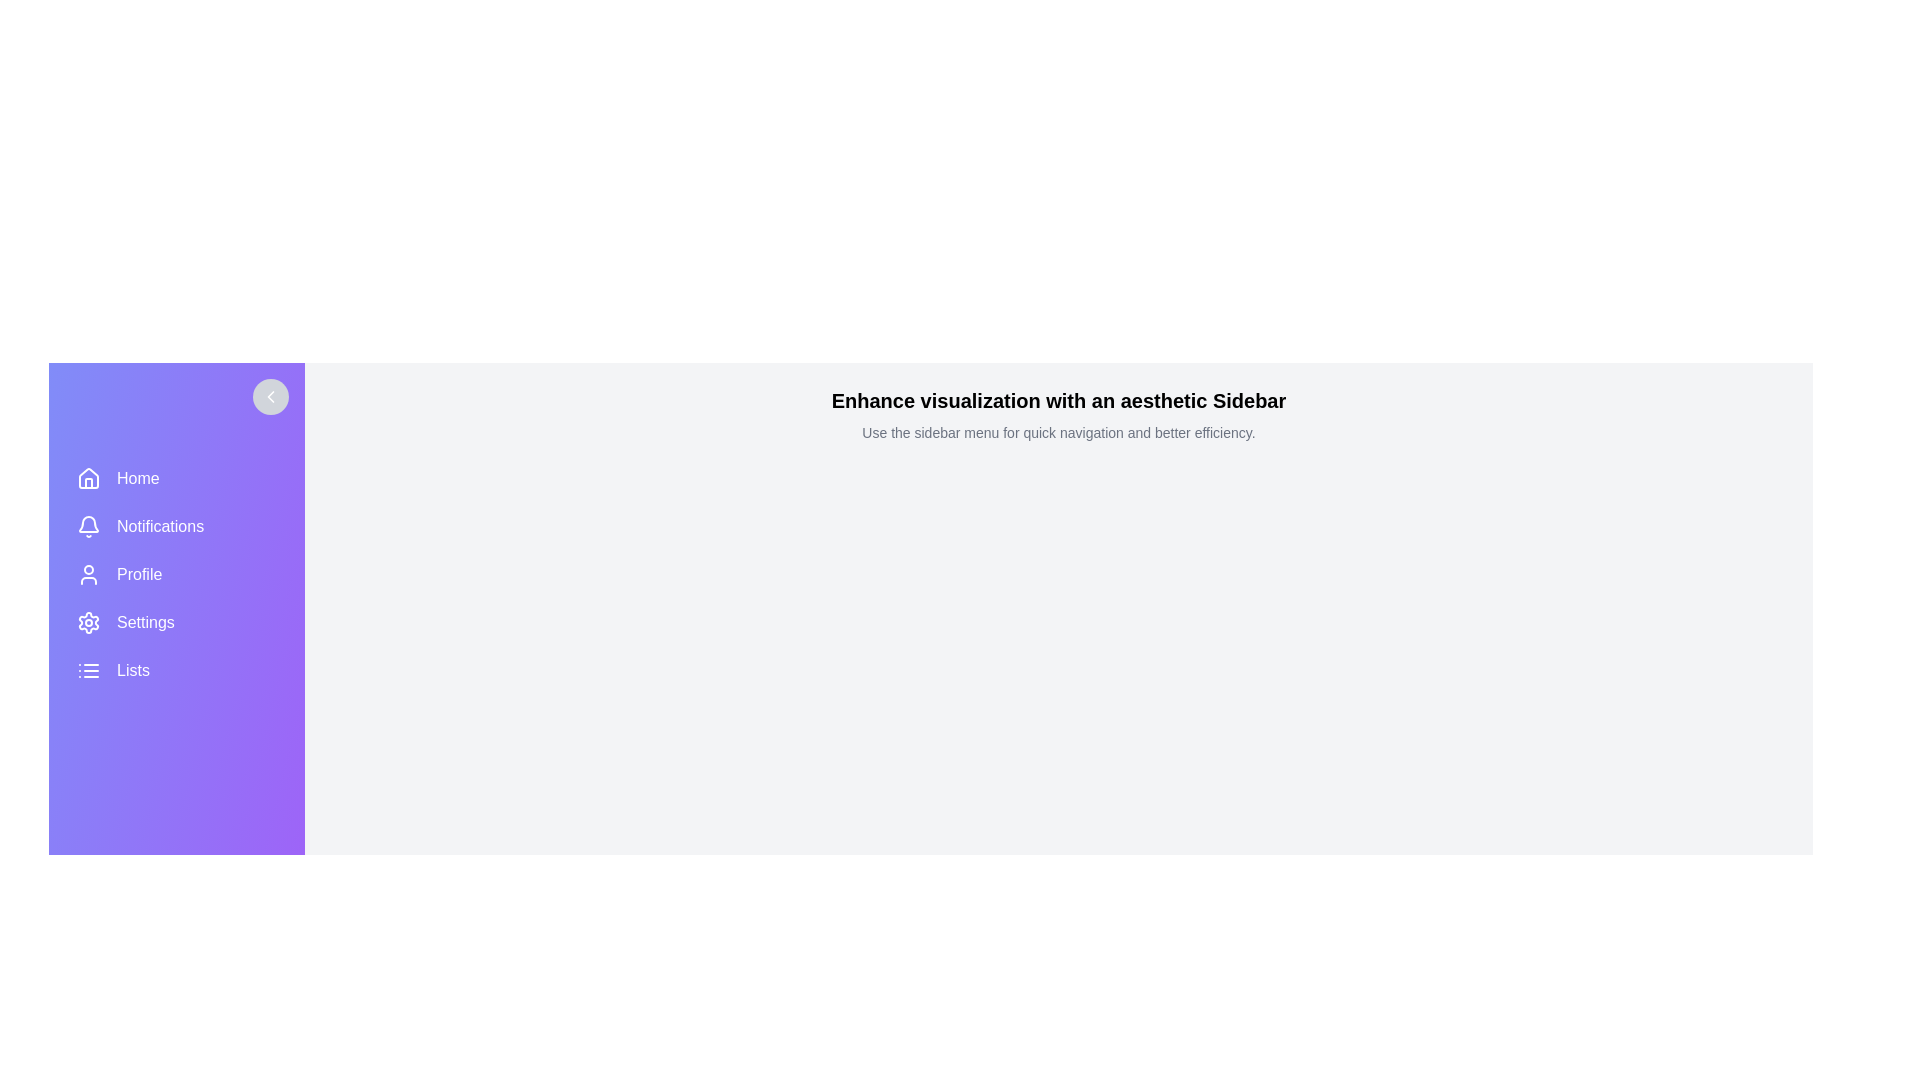 This screenshot has width=1920, height=1080. I want to click on the menu item Profile to reveal its label, so click(177, 574).